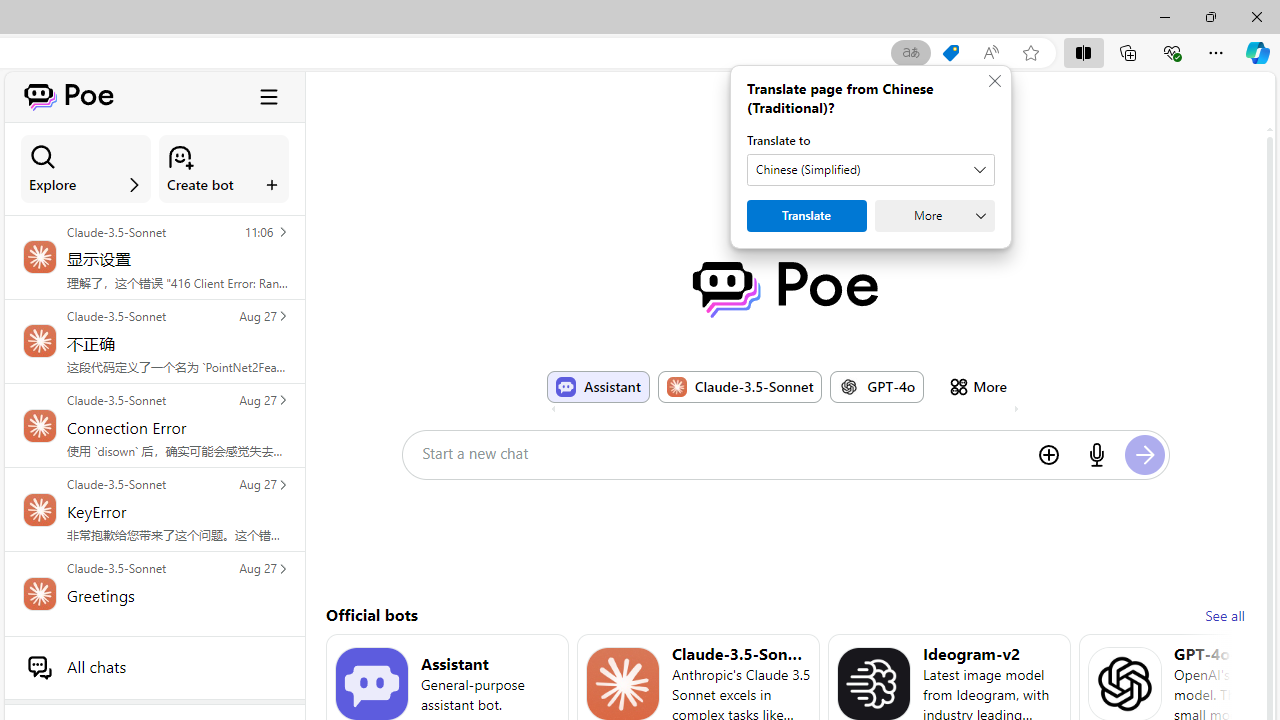 The height and width of the screenshot is (720, 1280). What do you see at coordinates (877, 386) in the screenshot?
I see `'Bot image for GPT-4o GPT-4o'` at bounding box center [877, 386].